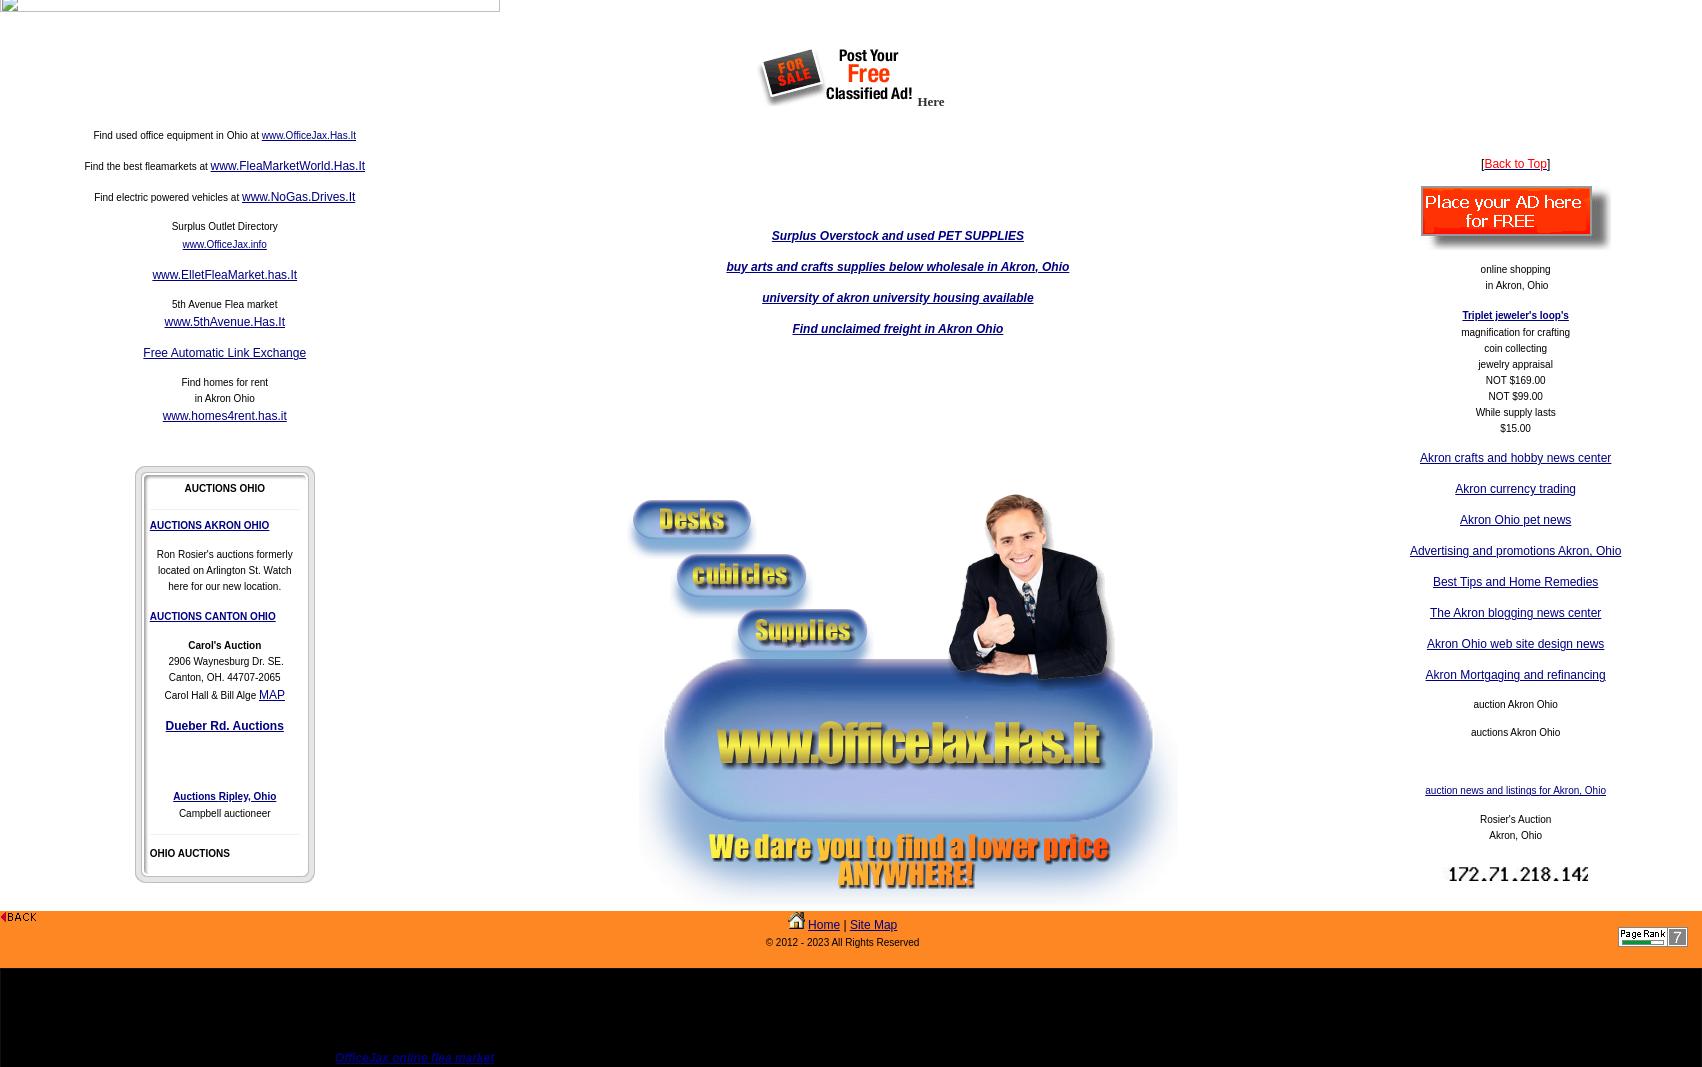 This screenshot has height=1067, width=1702. Describe the element at coordinates (180, 244) in the screenshot. I see `'www.OfficeJax.info'` at that location.